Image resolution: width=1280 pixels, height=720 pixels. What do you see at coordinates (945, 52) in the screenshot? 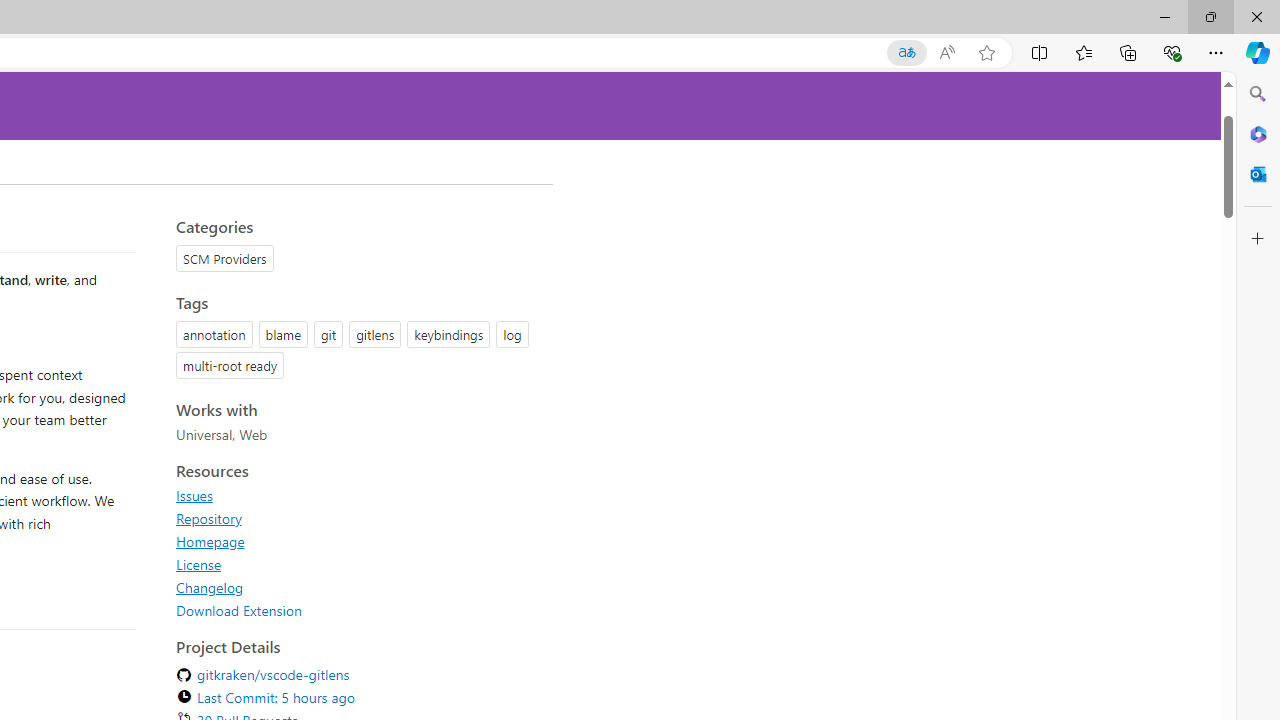
I see `'Read aloud this page (Ctrl+Shift+U)'` at bounding box center [945, 52].